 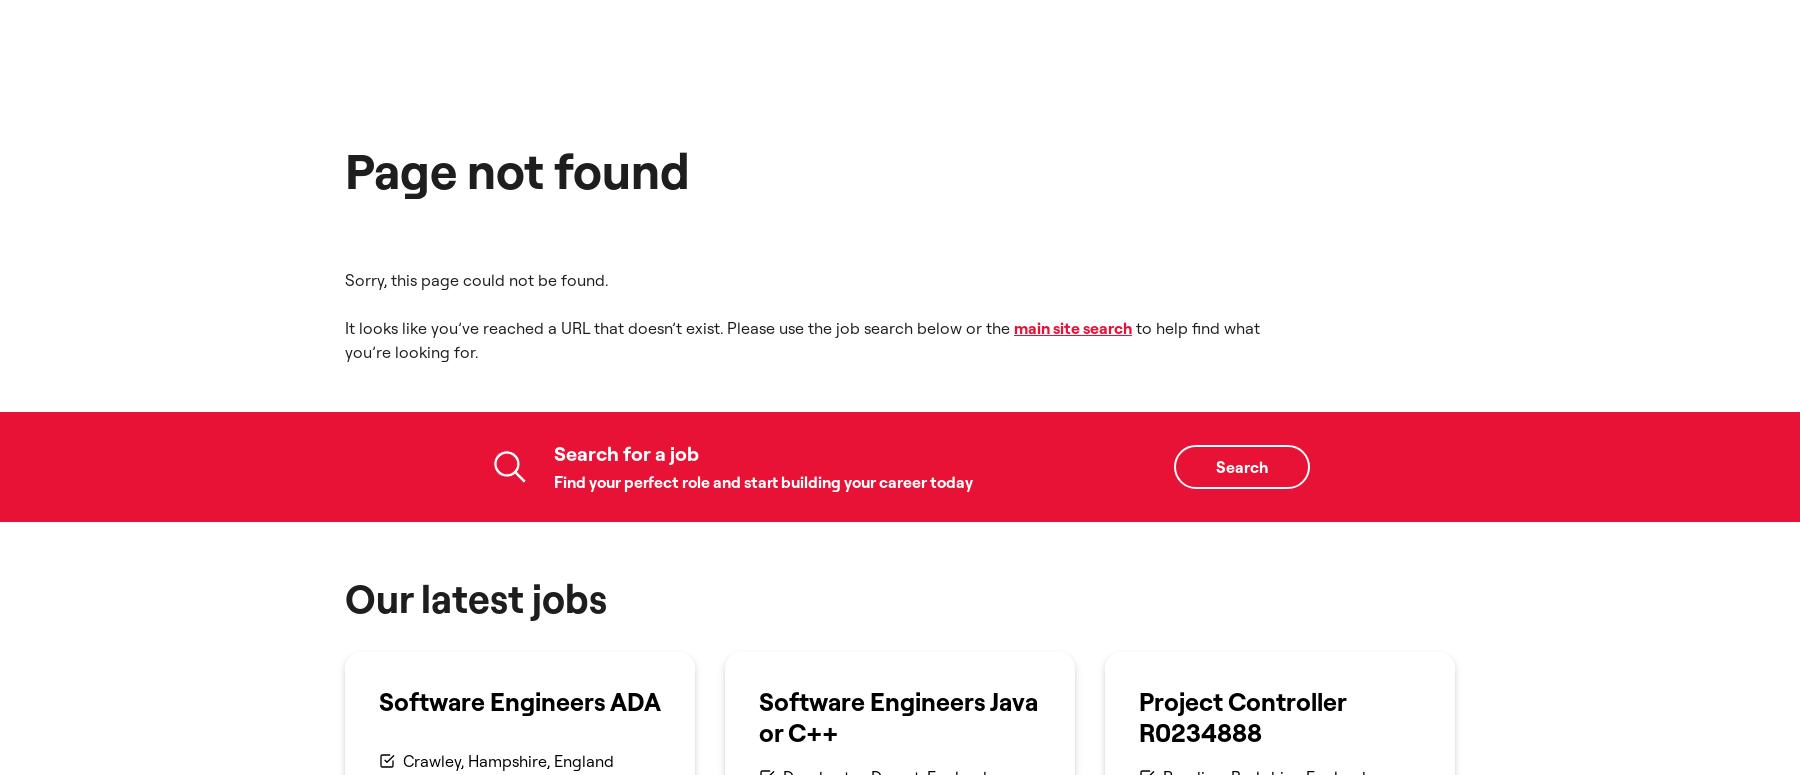 I want to click on 'Capenhurst, Cheshire, England', so click(x=513, y=309).